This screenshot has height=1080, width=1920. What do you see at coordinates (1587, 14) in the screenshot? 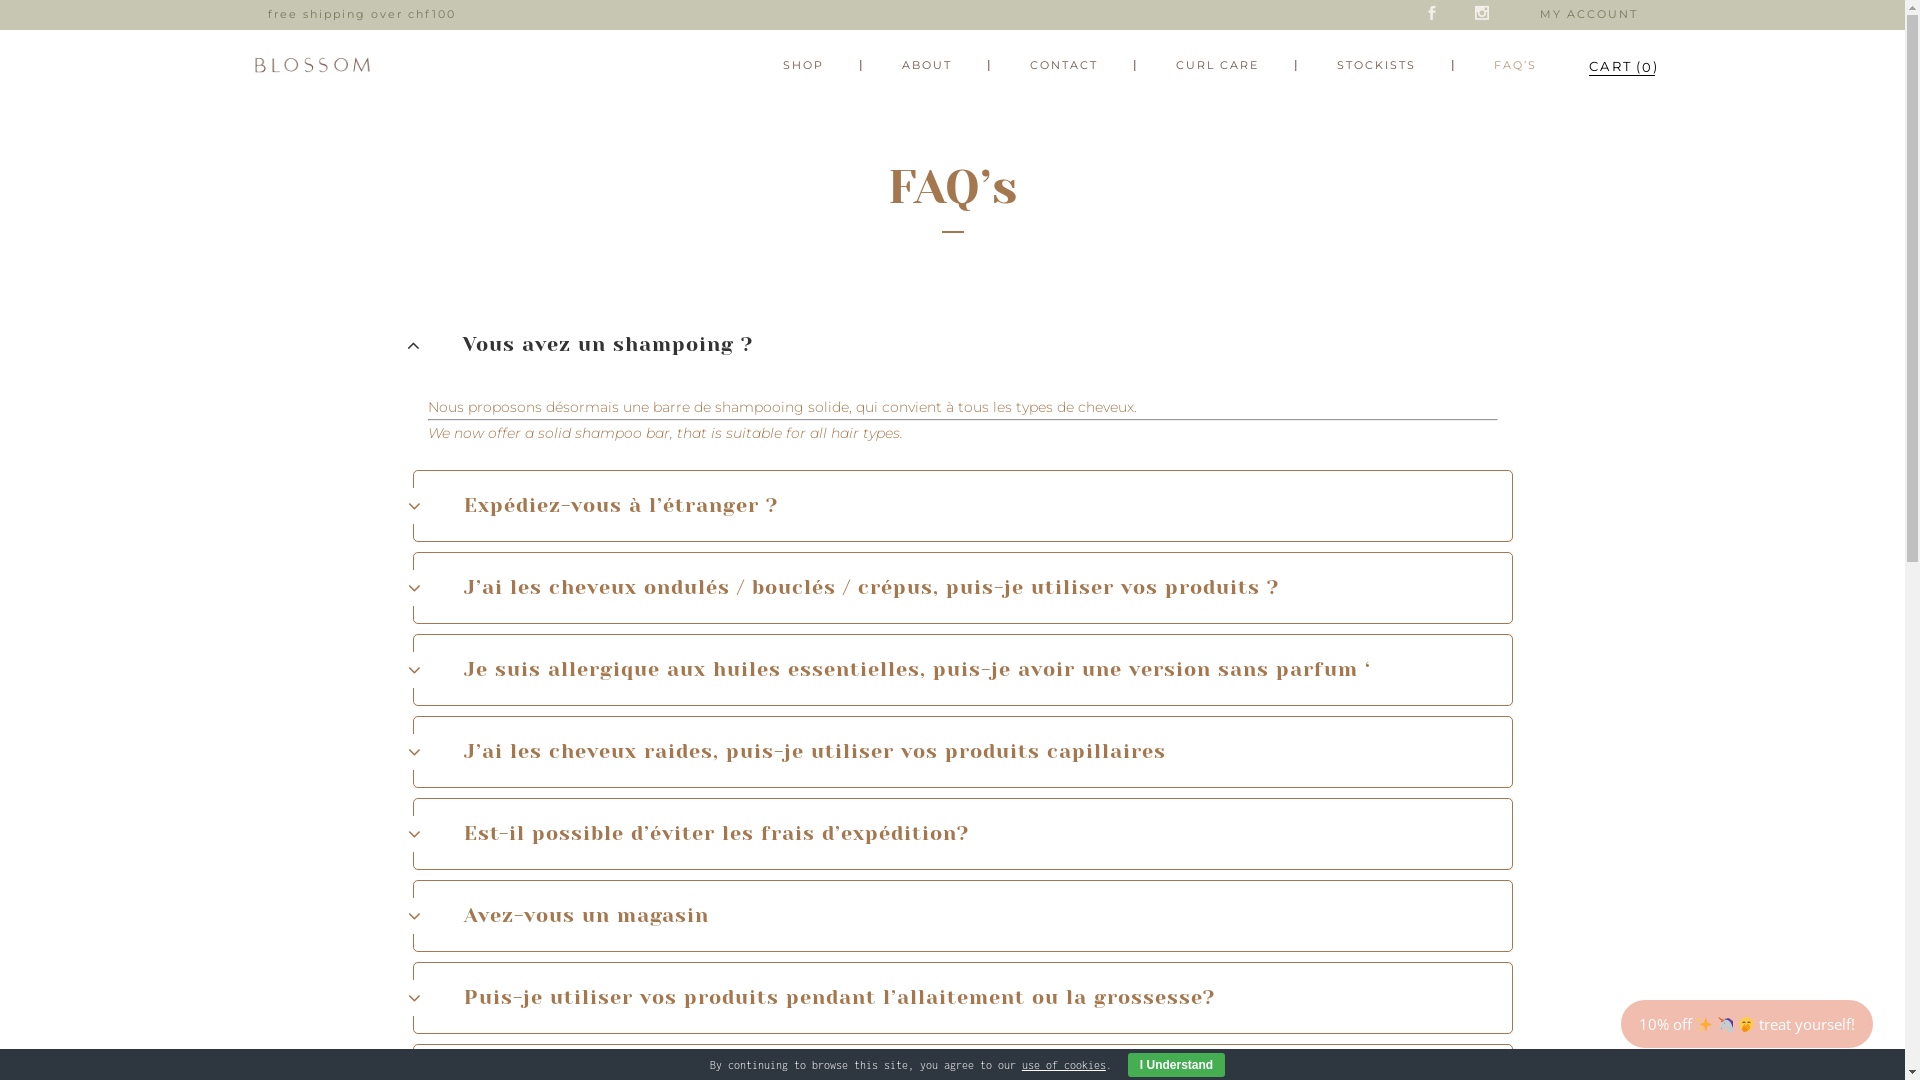
I see `'MY ACCOUNT'` at bounding box center [1587, 14].